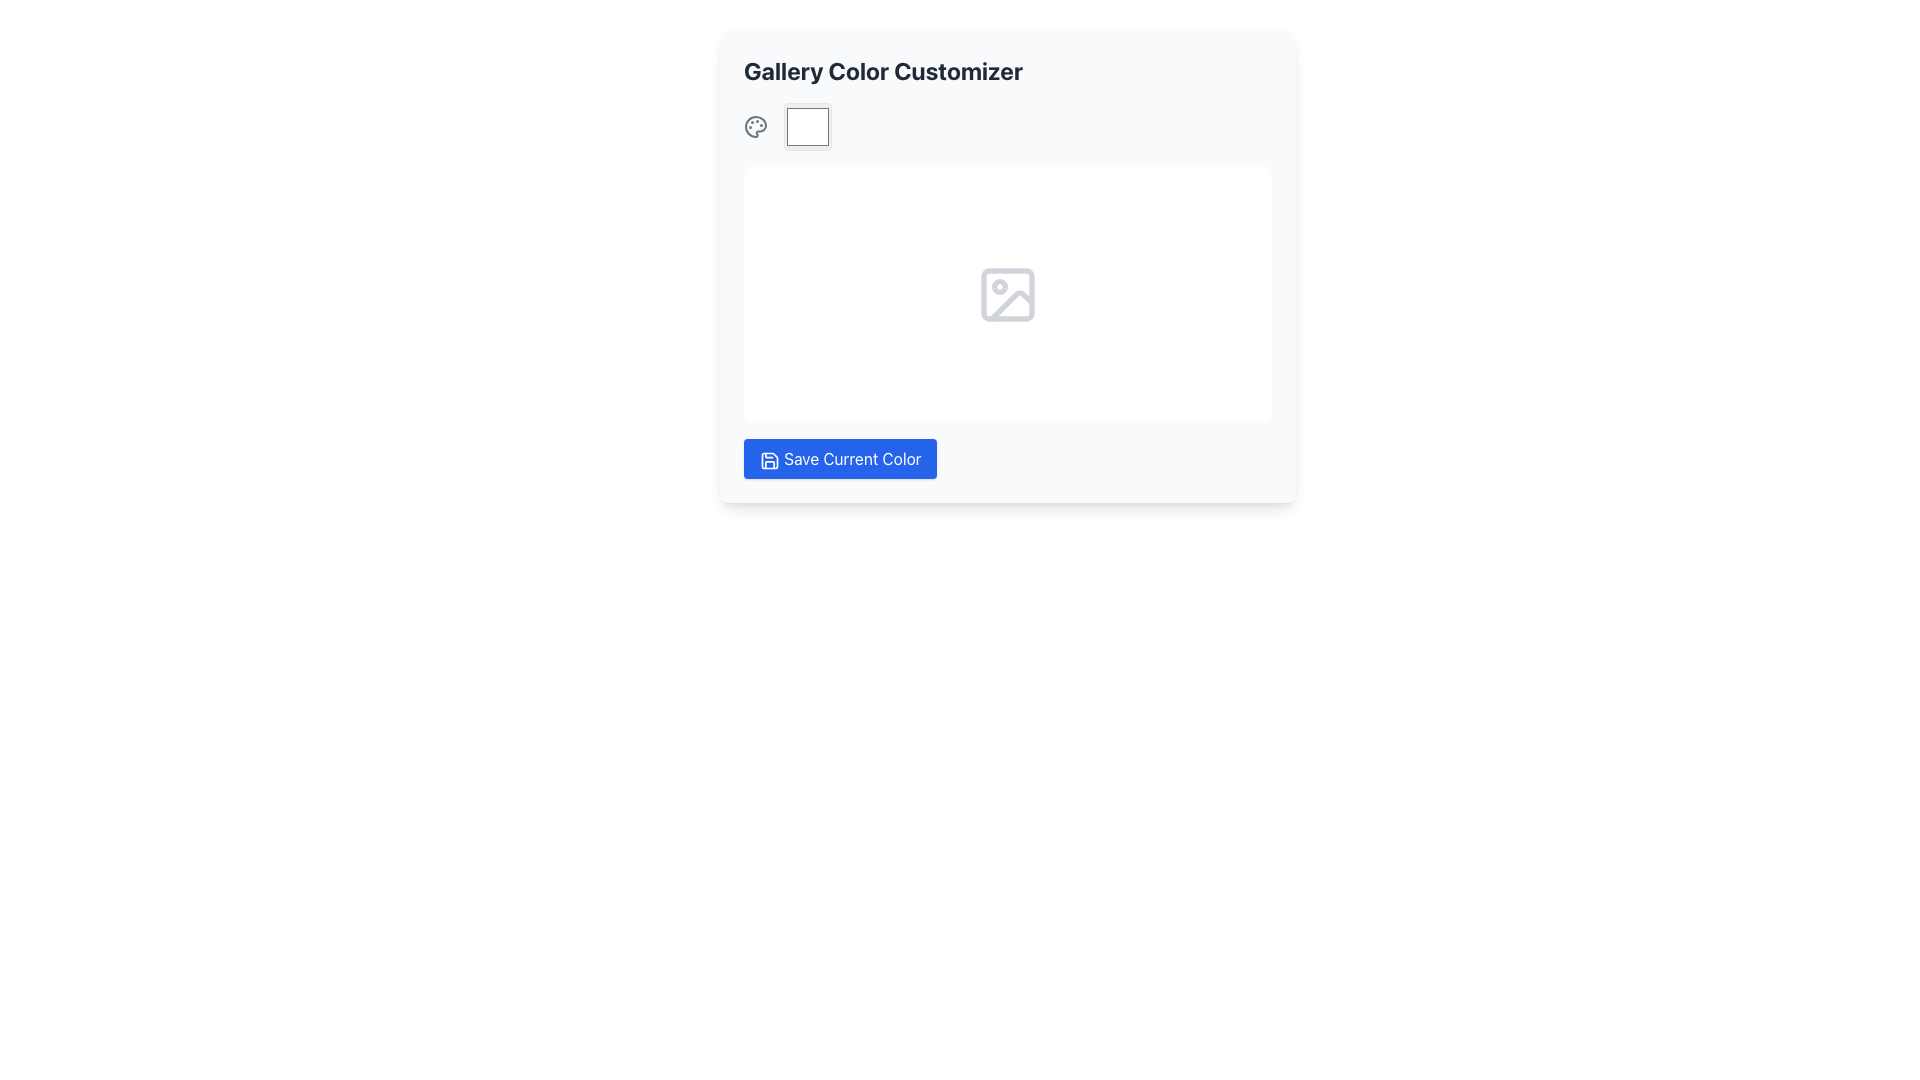  What do you see at coordinates (840, 459) in the screenshot?
I see `the save button located at the bottom of the 'Gallery Color Customizer' card` at bounding box center [840, 459].